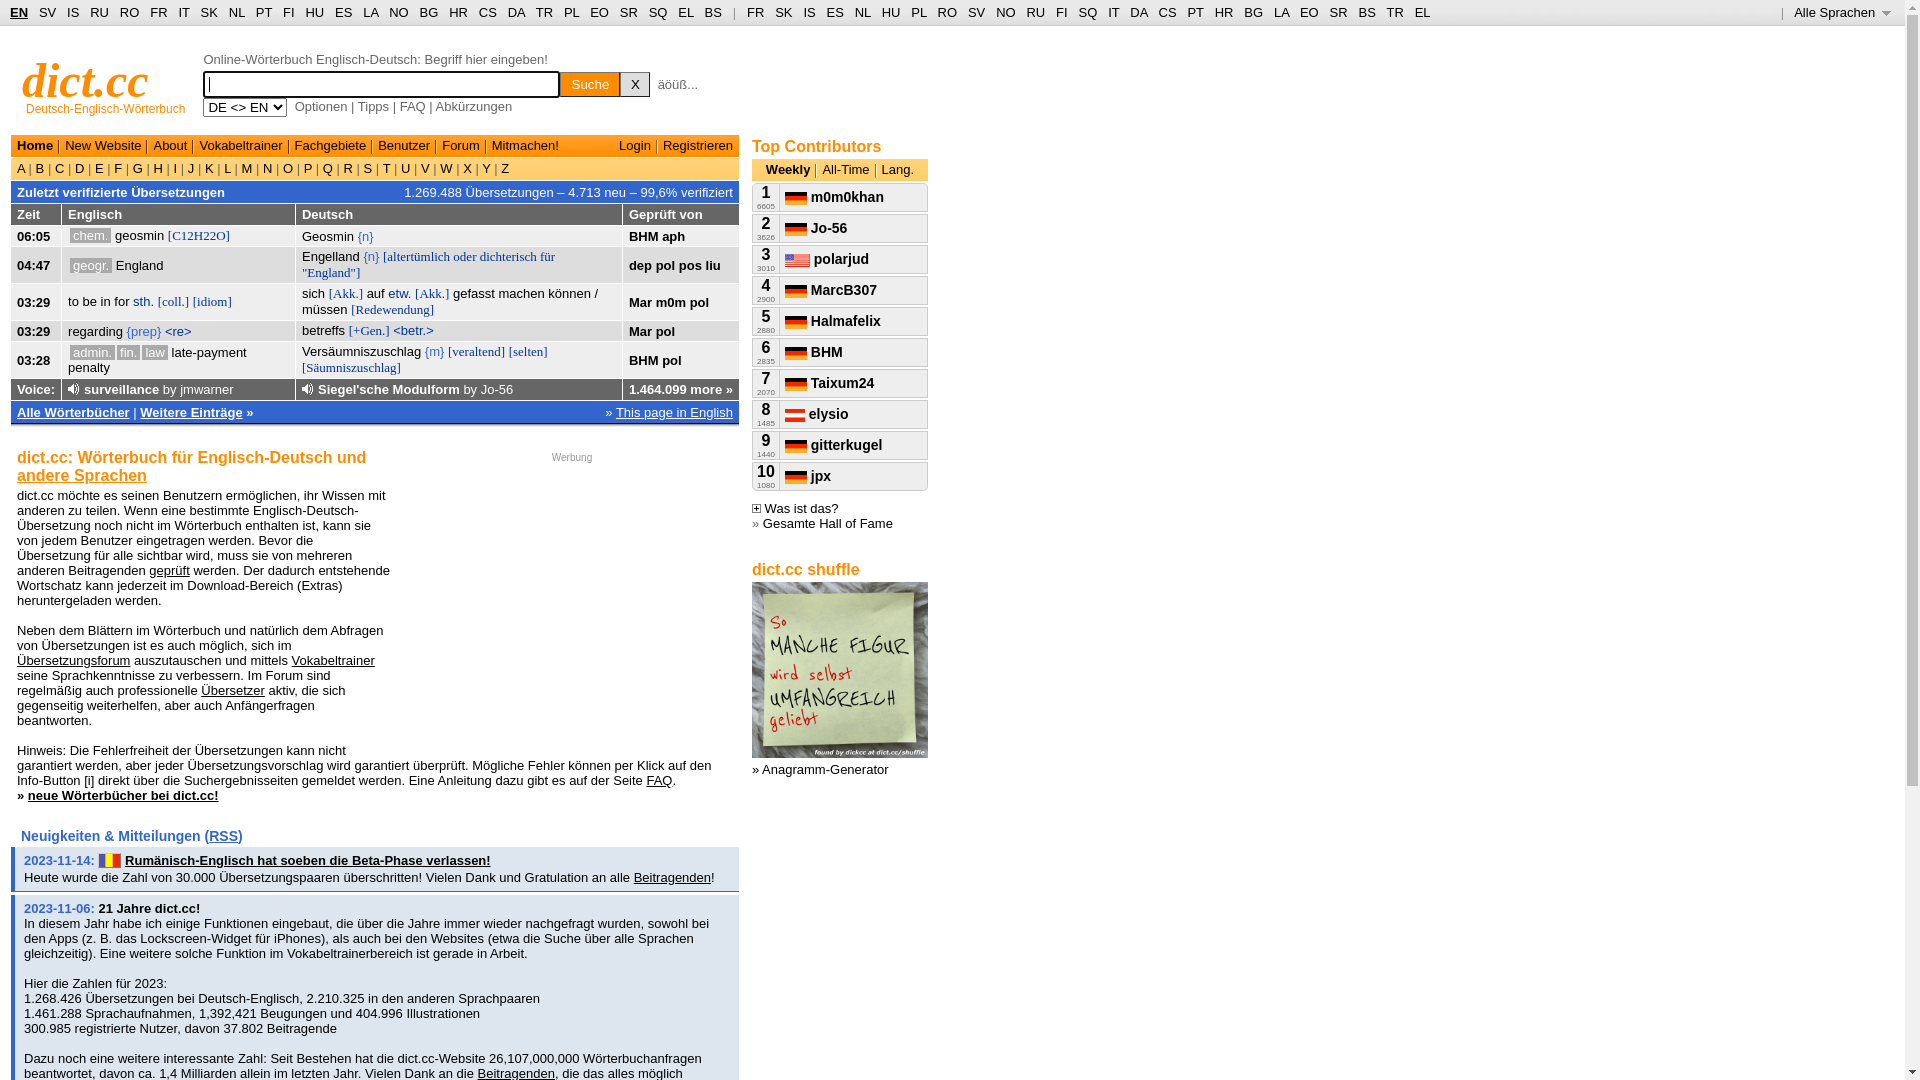 Image resolution: width=1920 pixels, height=1080 pixels. Describe the element at coordinates (148, 12) in the screenshot. I see `'FR'` at that location.